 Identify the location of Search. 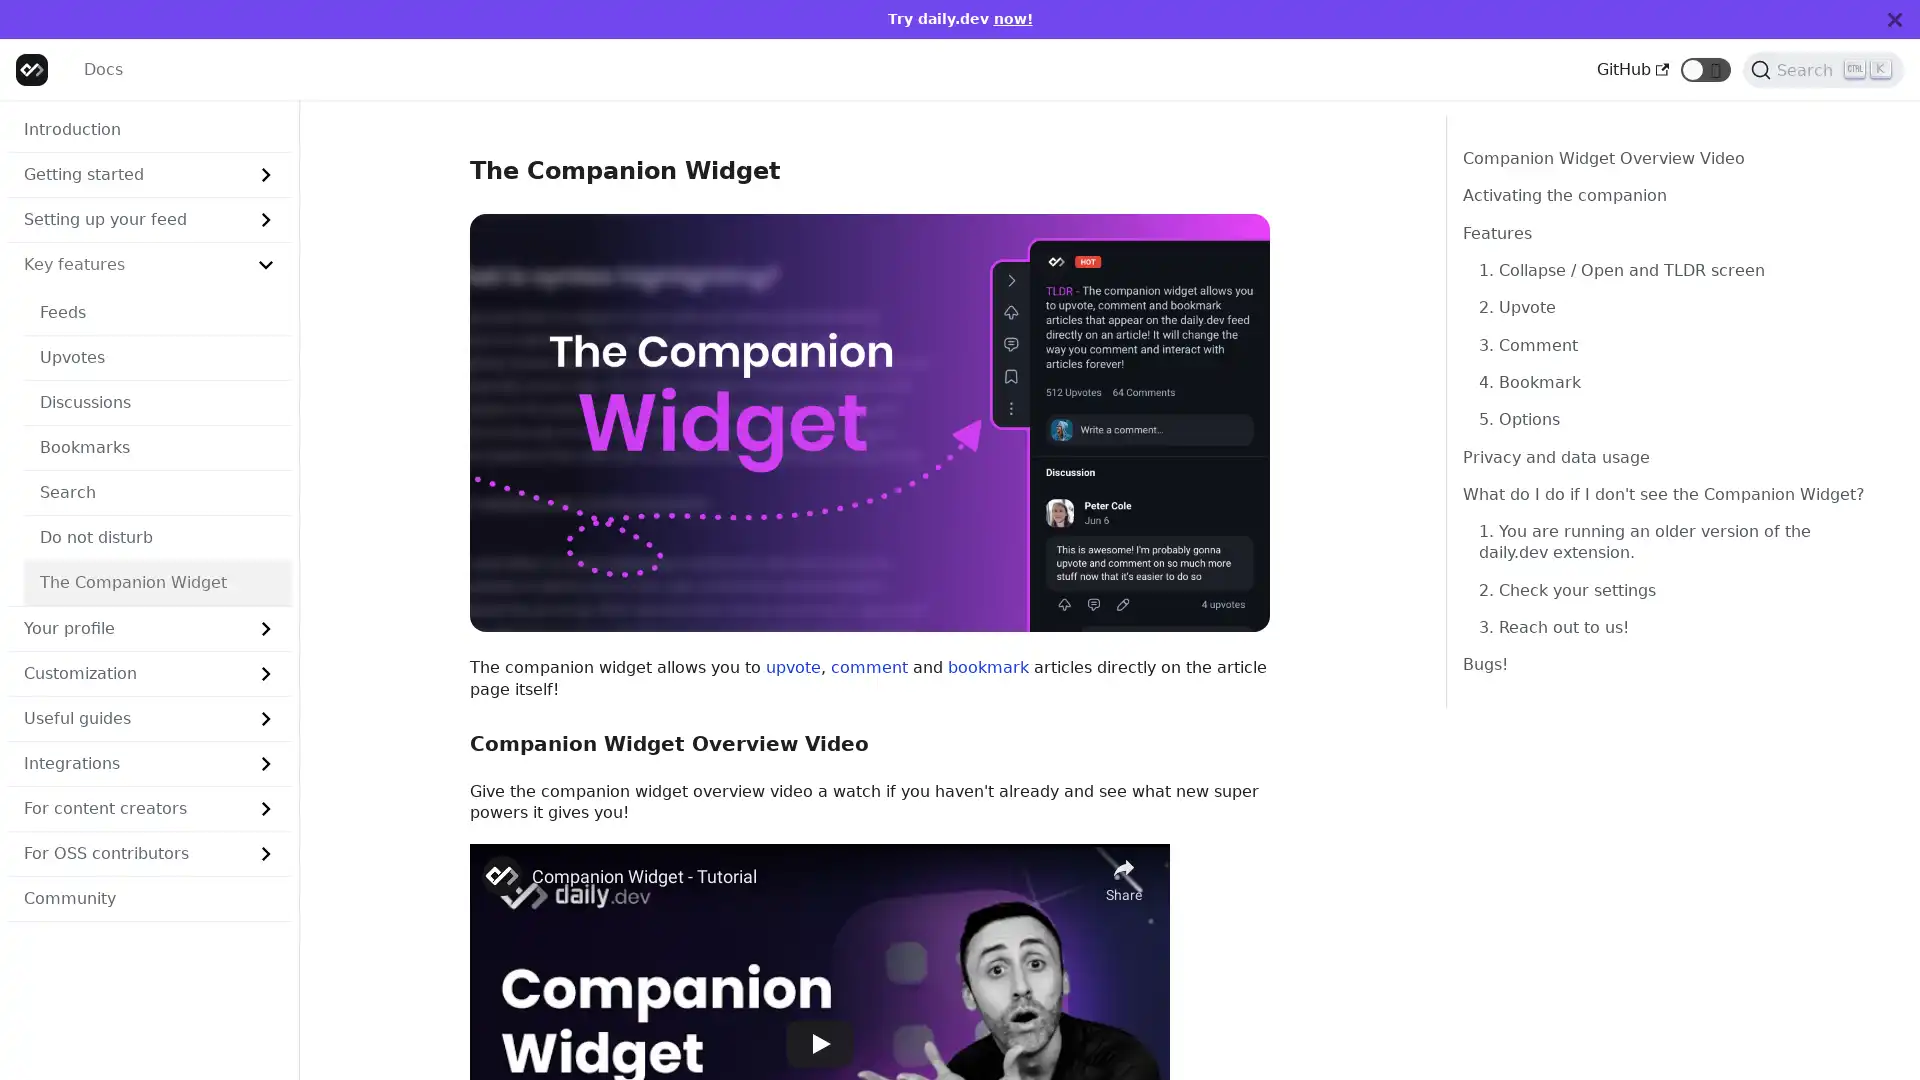
(1823, 68).